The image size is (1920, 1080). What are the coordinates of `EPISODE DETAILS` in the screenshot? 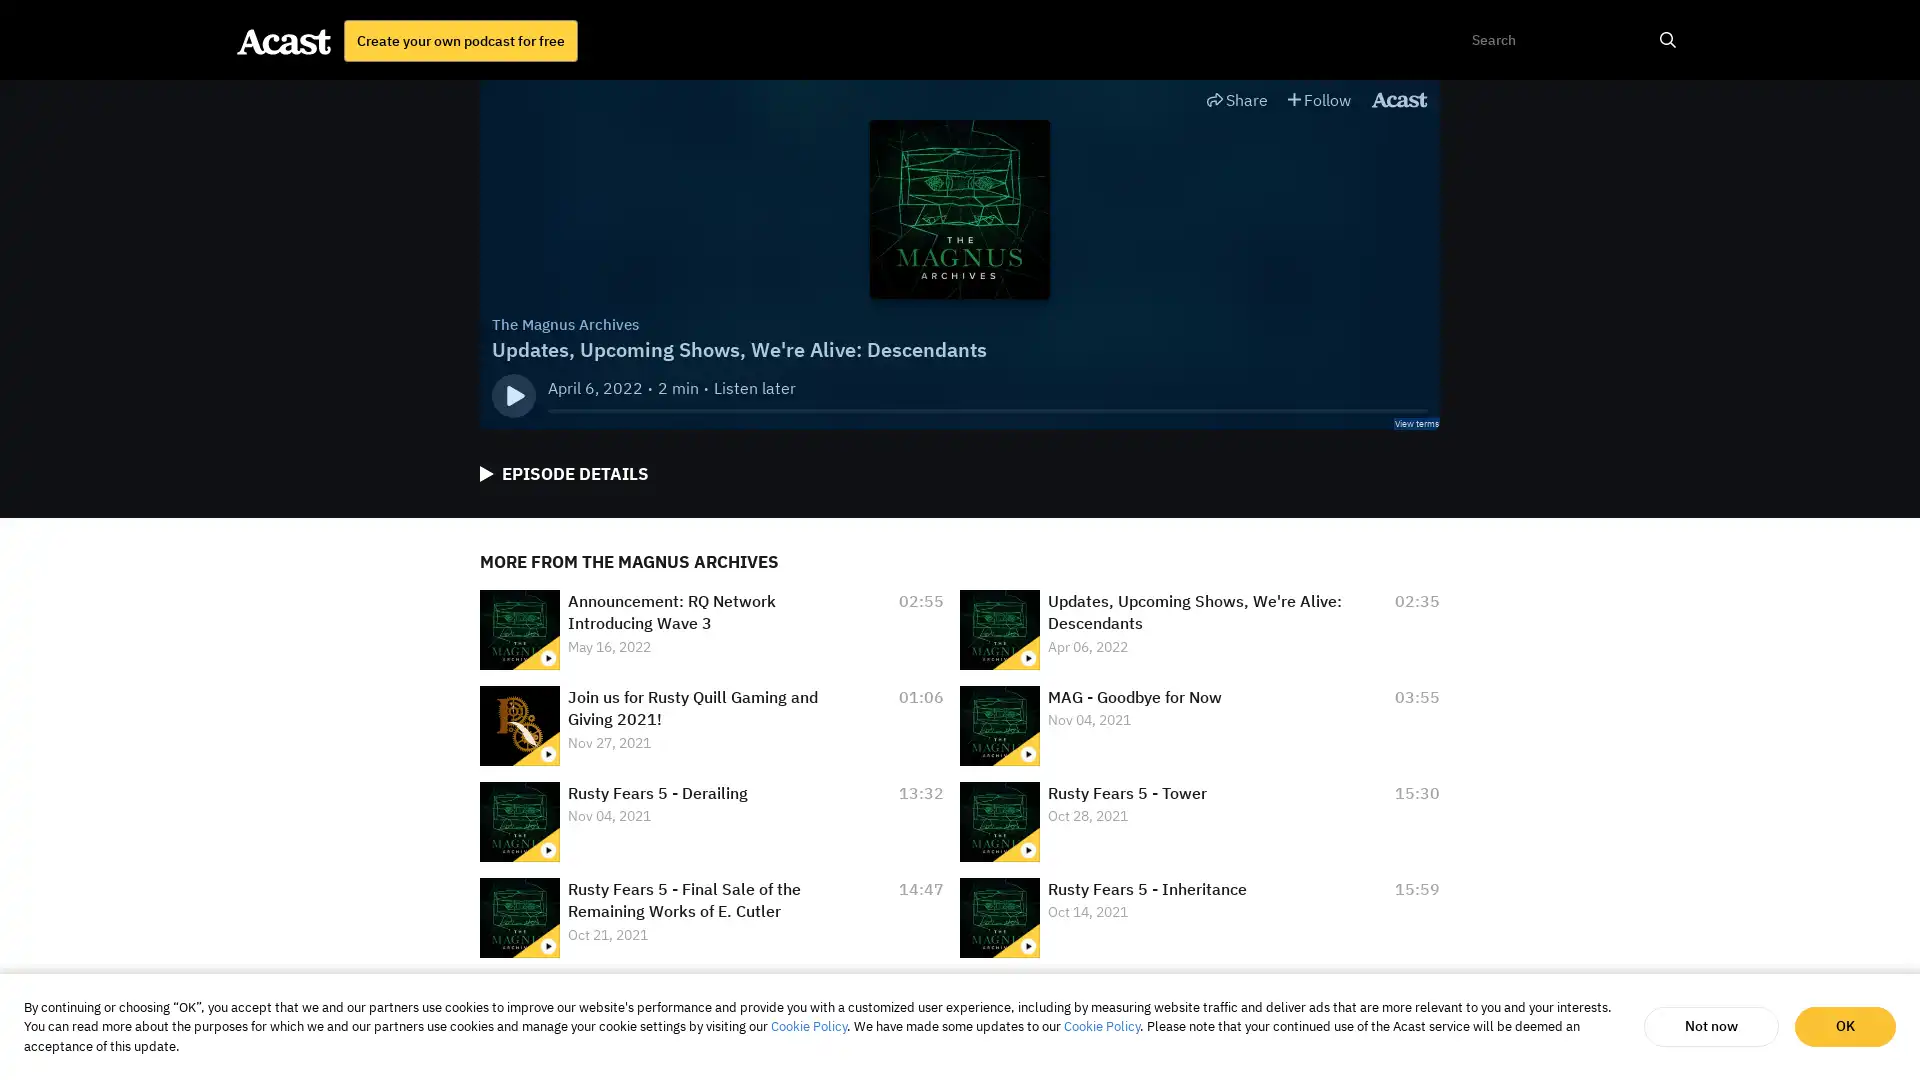 It's located at (563, 474).